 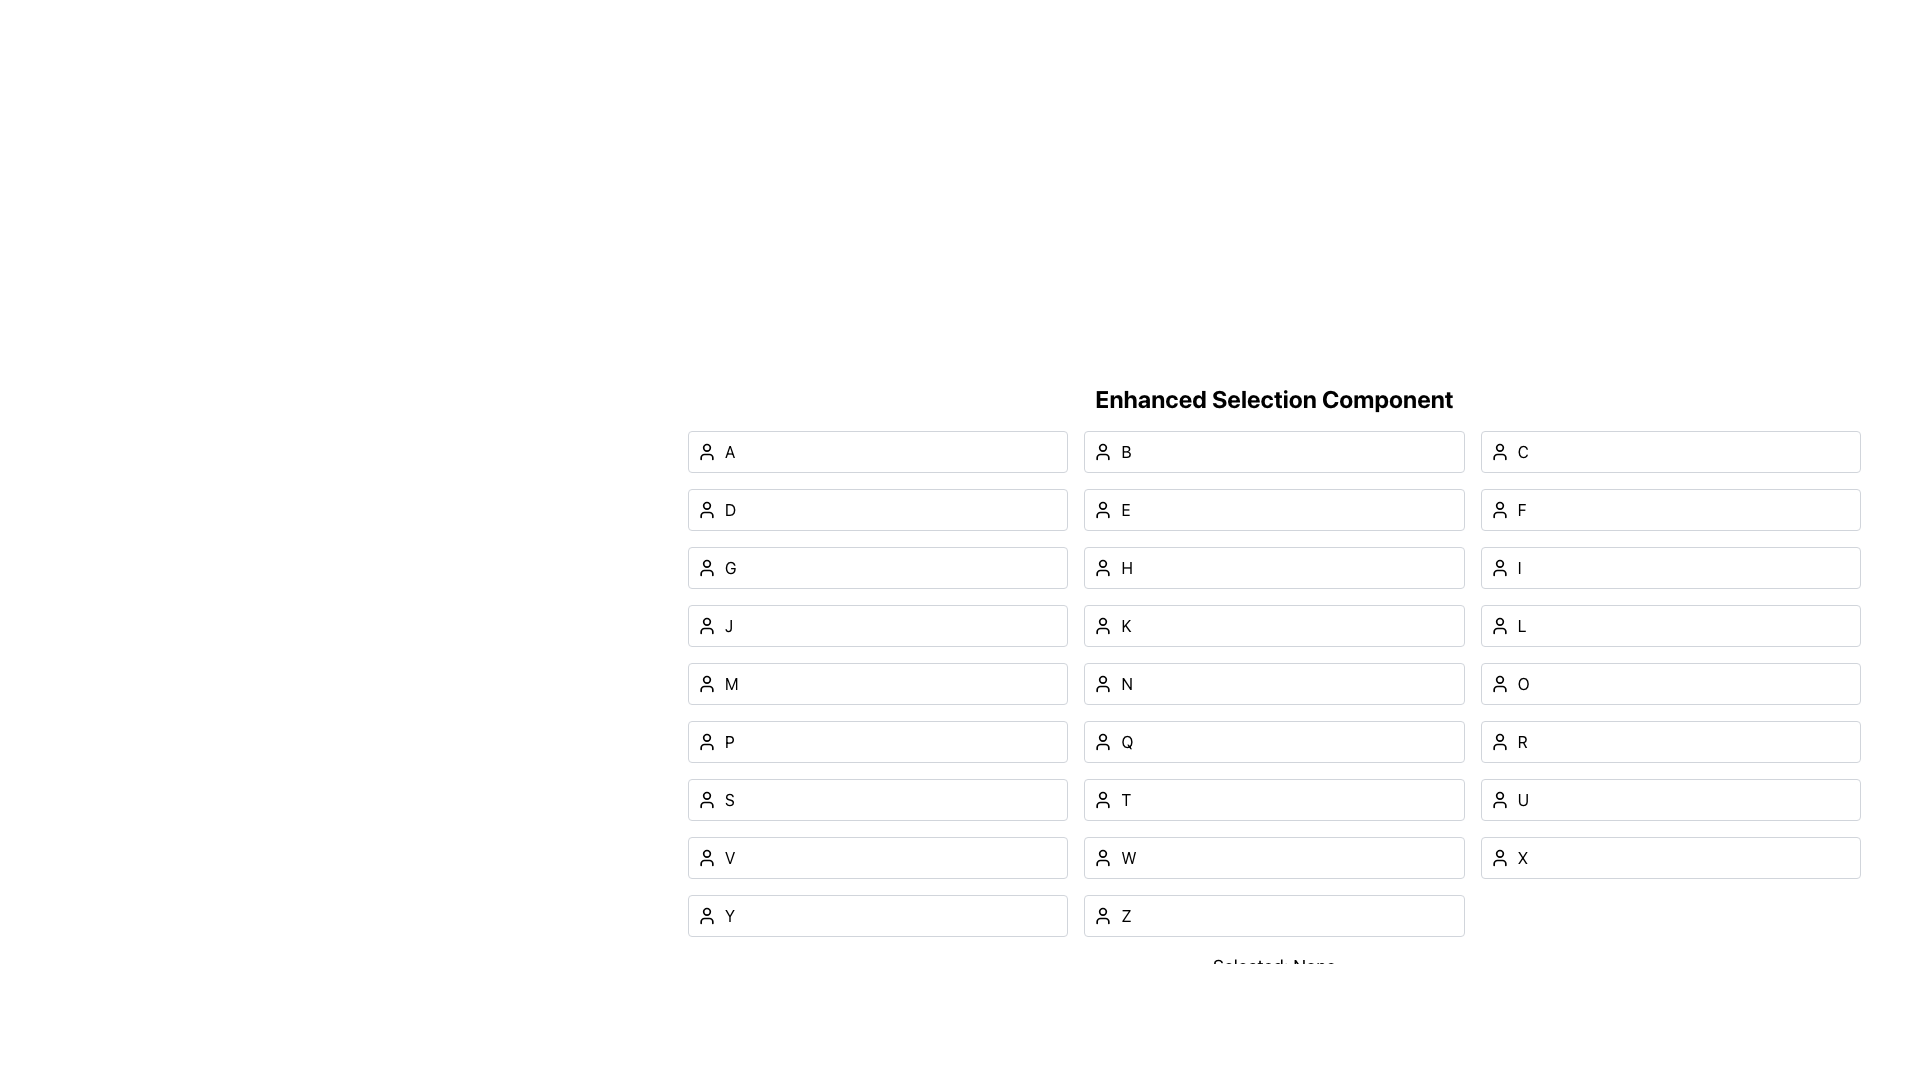 What do you see at coordinates (1670, 741) in the screenshot?
I see `the button representing the letter 'R' located` at bounding box center [1670, 741].